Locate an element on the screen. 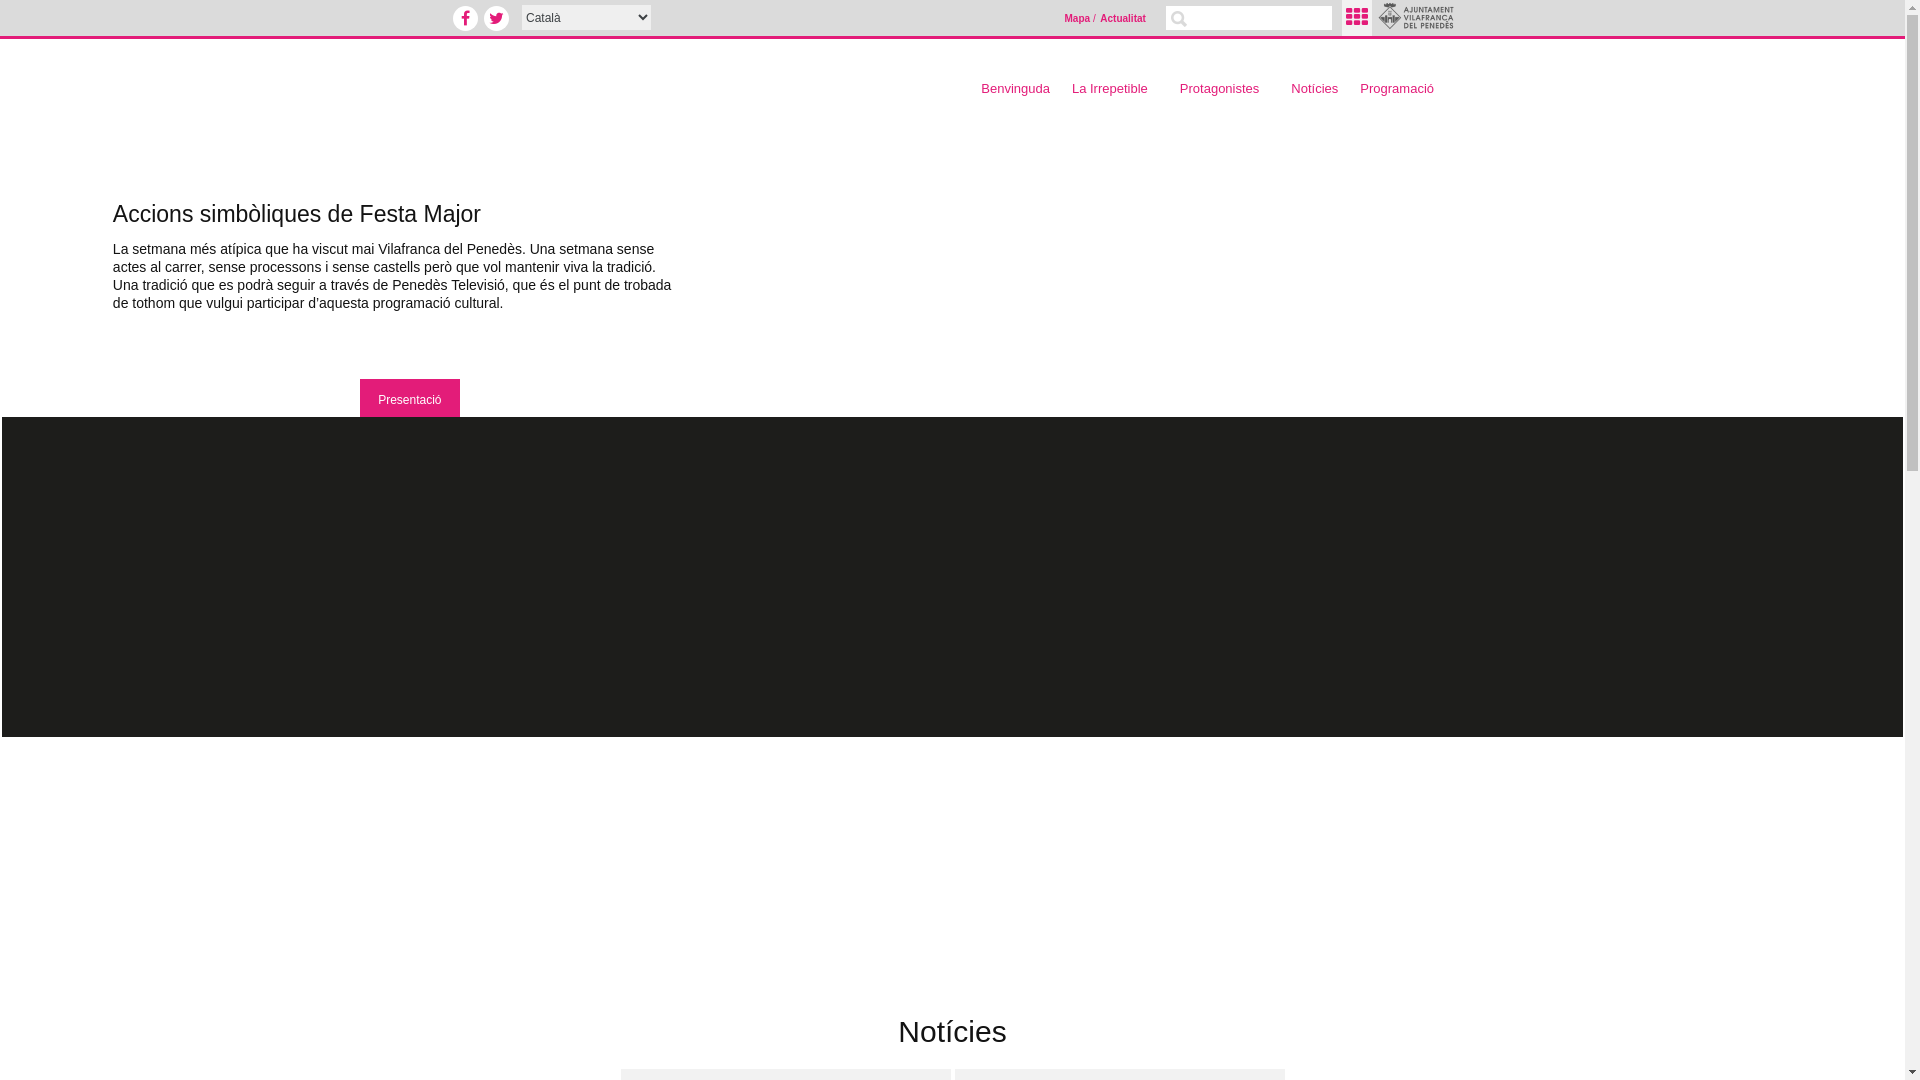 This screenshot has width=1920, height=1080. 'Anterior' is located at coordinates (32, 350).